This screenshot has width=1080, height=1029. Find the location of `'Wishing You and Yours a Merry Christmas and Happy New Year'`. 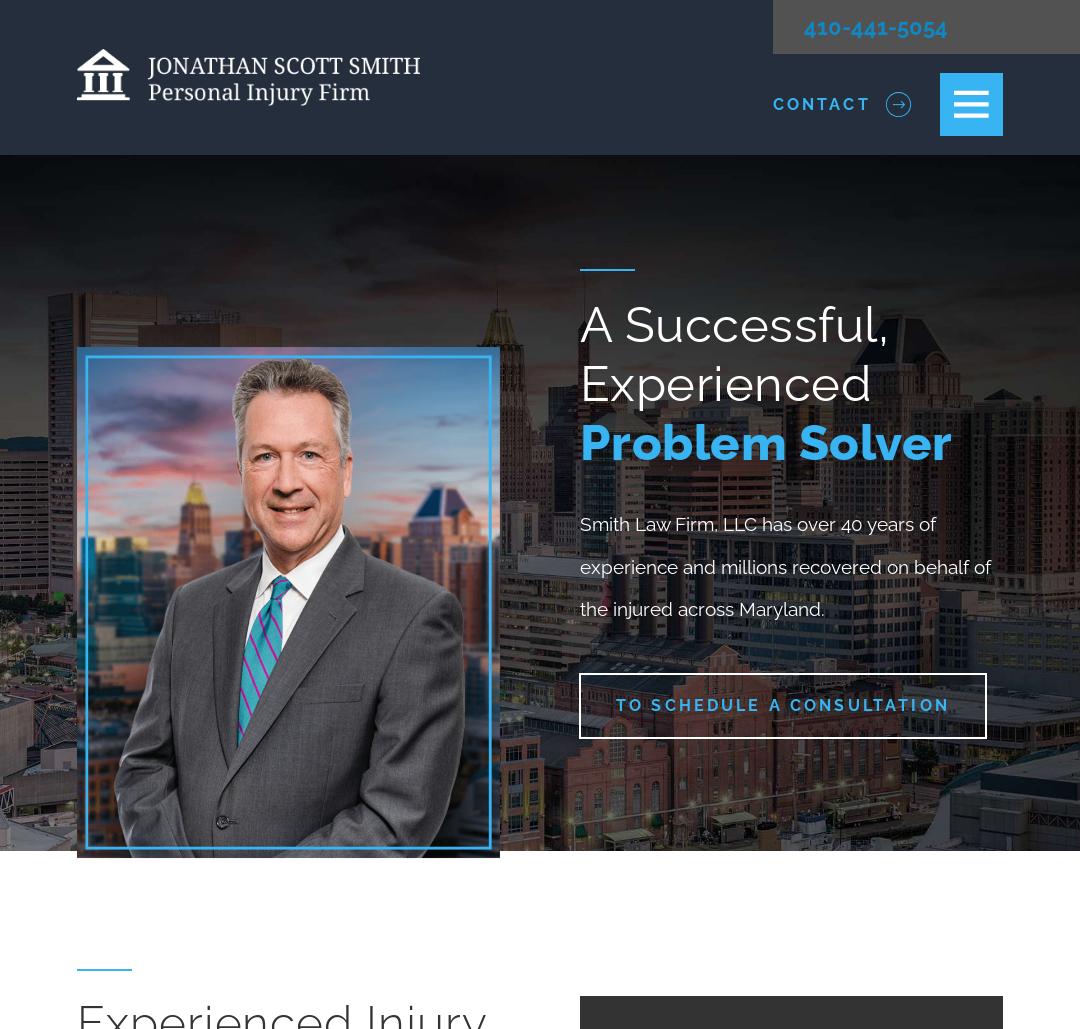

'Wishing You and Yours a Merry Christmas and Happy New Year' is located at coordinates (777, 948).